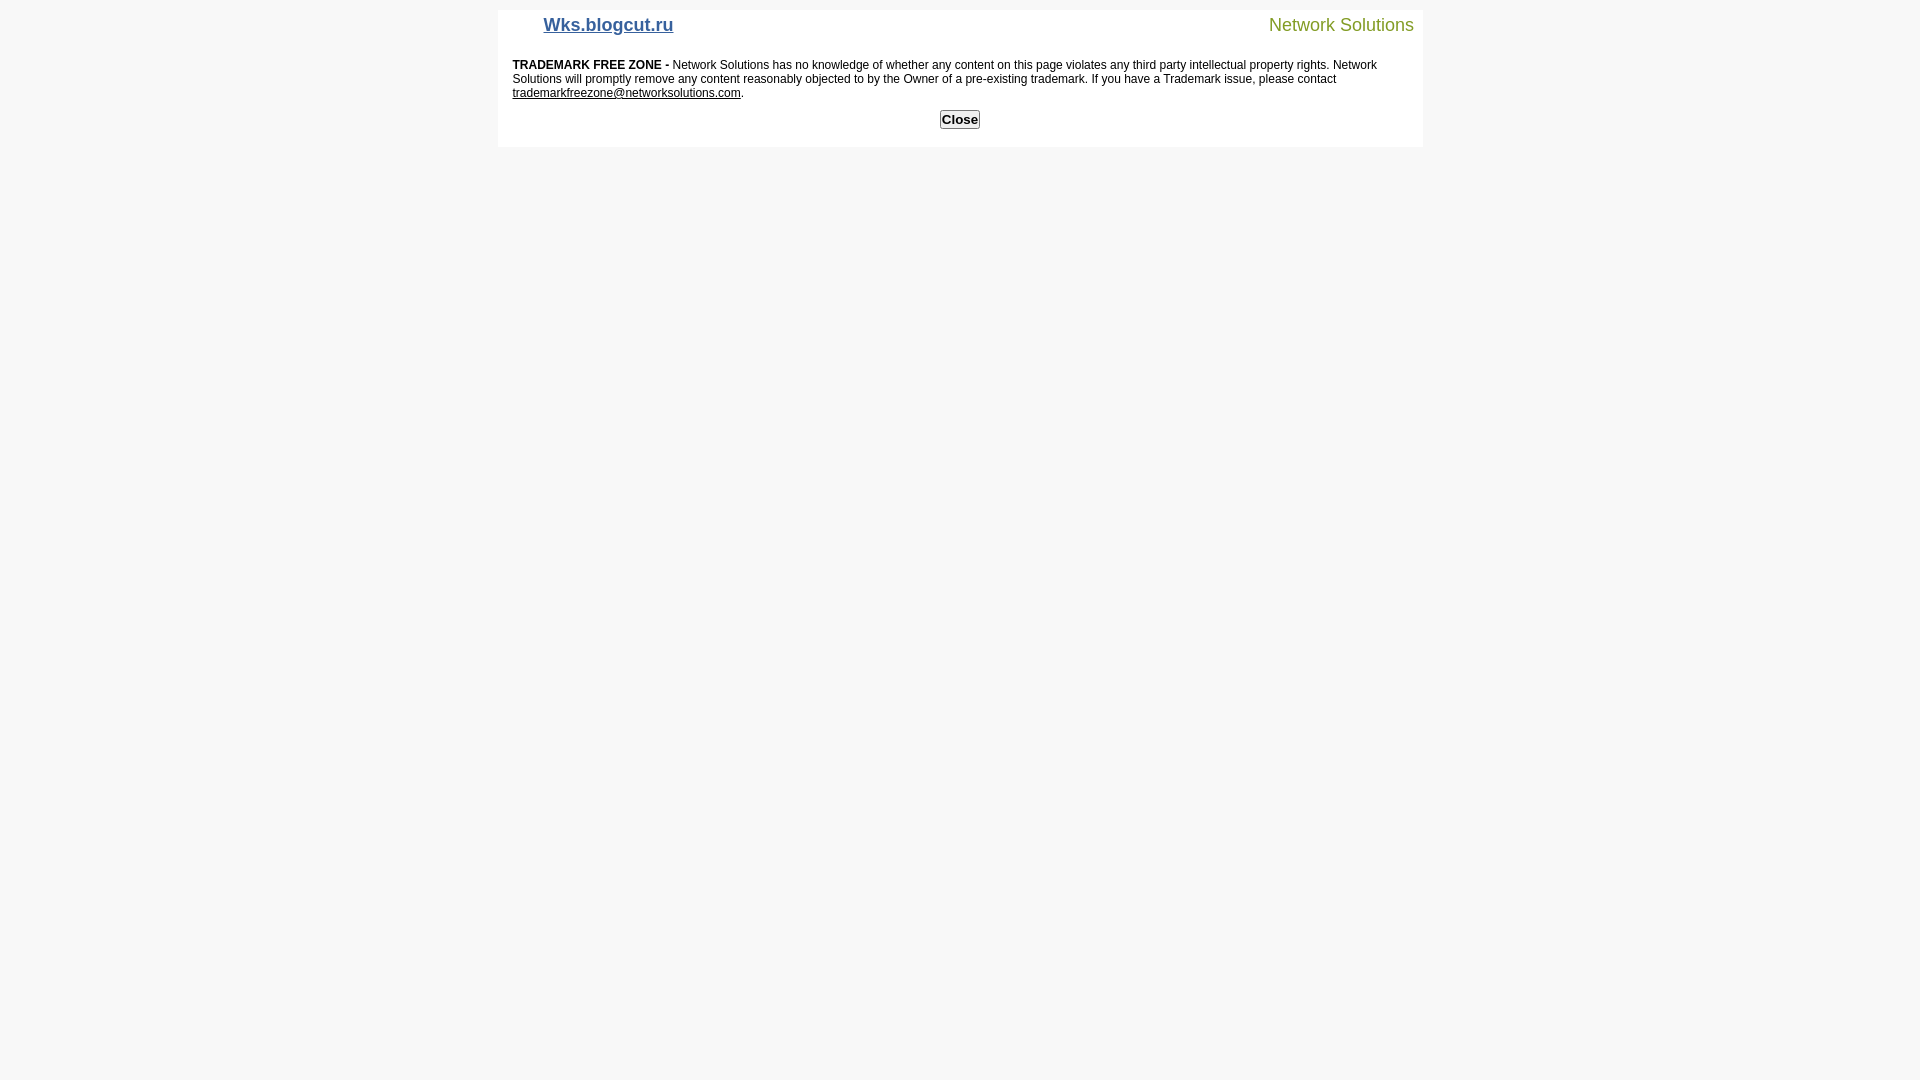 Image resolution: width=1920 pixels, height=1080 pixels. What do you see at coordinates (589, 29) in the screenshot?
I see `'Wks.blogcut.ru'` at bounding box center [589, 29].